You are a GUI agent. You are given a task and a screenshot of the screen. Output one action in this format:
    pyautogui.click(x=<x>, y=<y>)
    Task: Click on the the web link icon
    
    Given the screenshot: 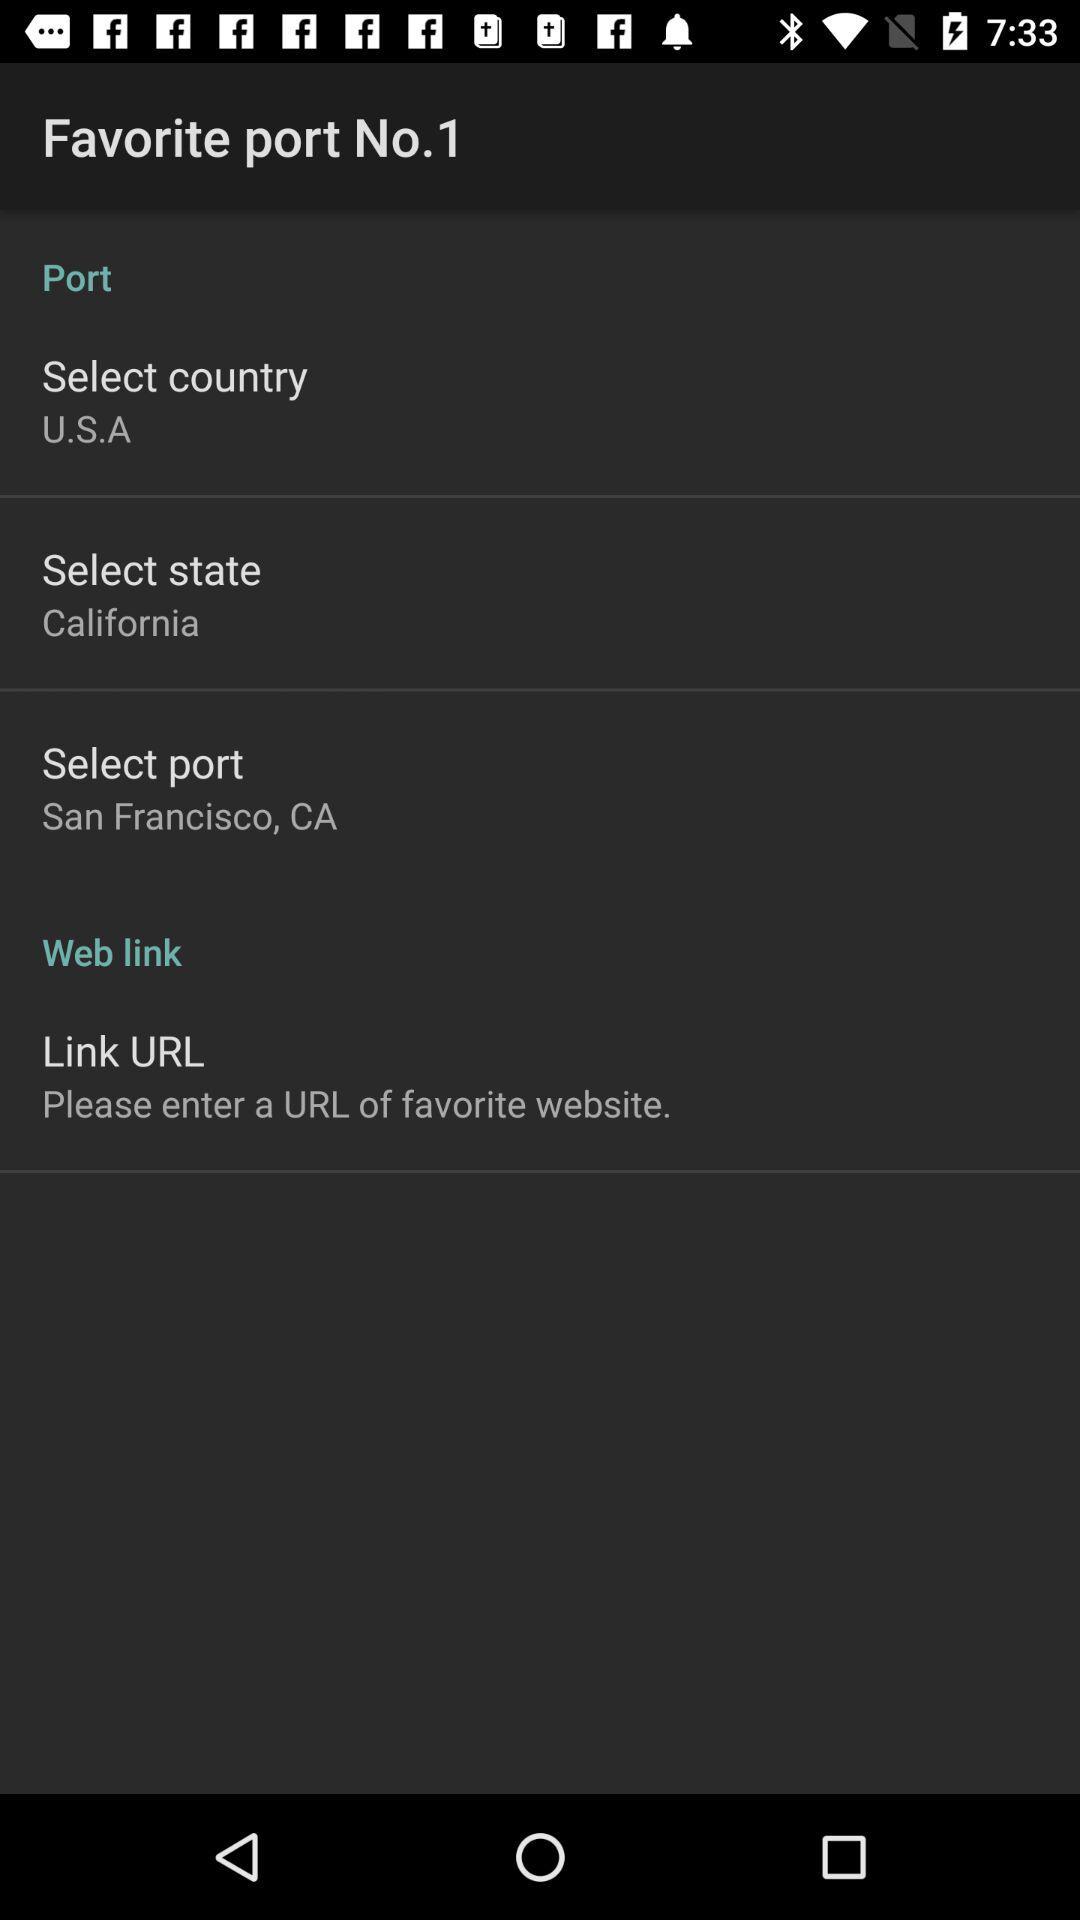 What is the action you would take?
    pyautogui.click(x=540, y=929)
    